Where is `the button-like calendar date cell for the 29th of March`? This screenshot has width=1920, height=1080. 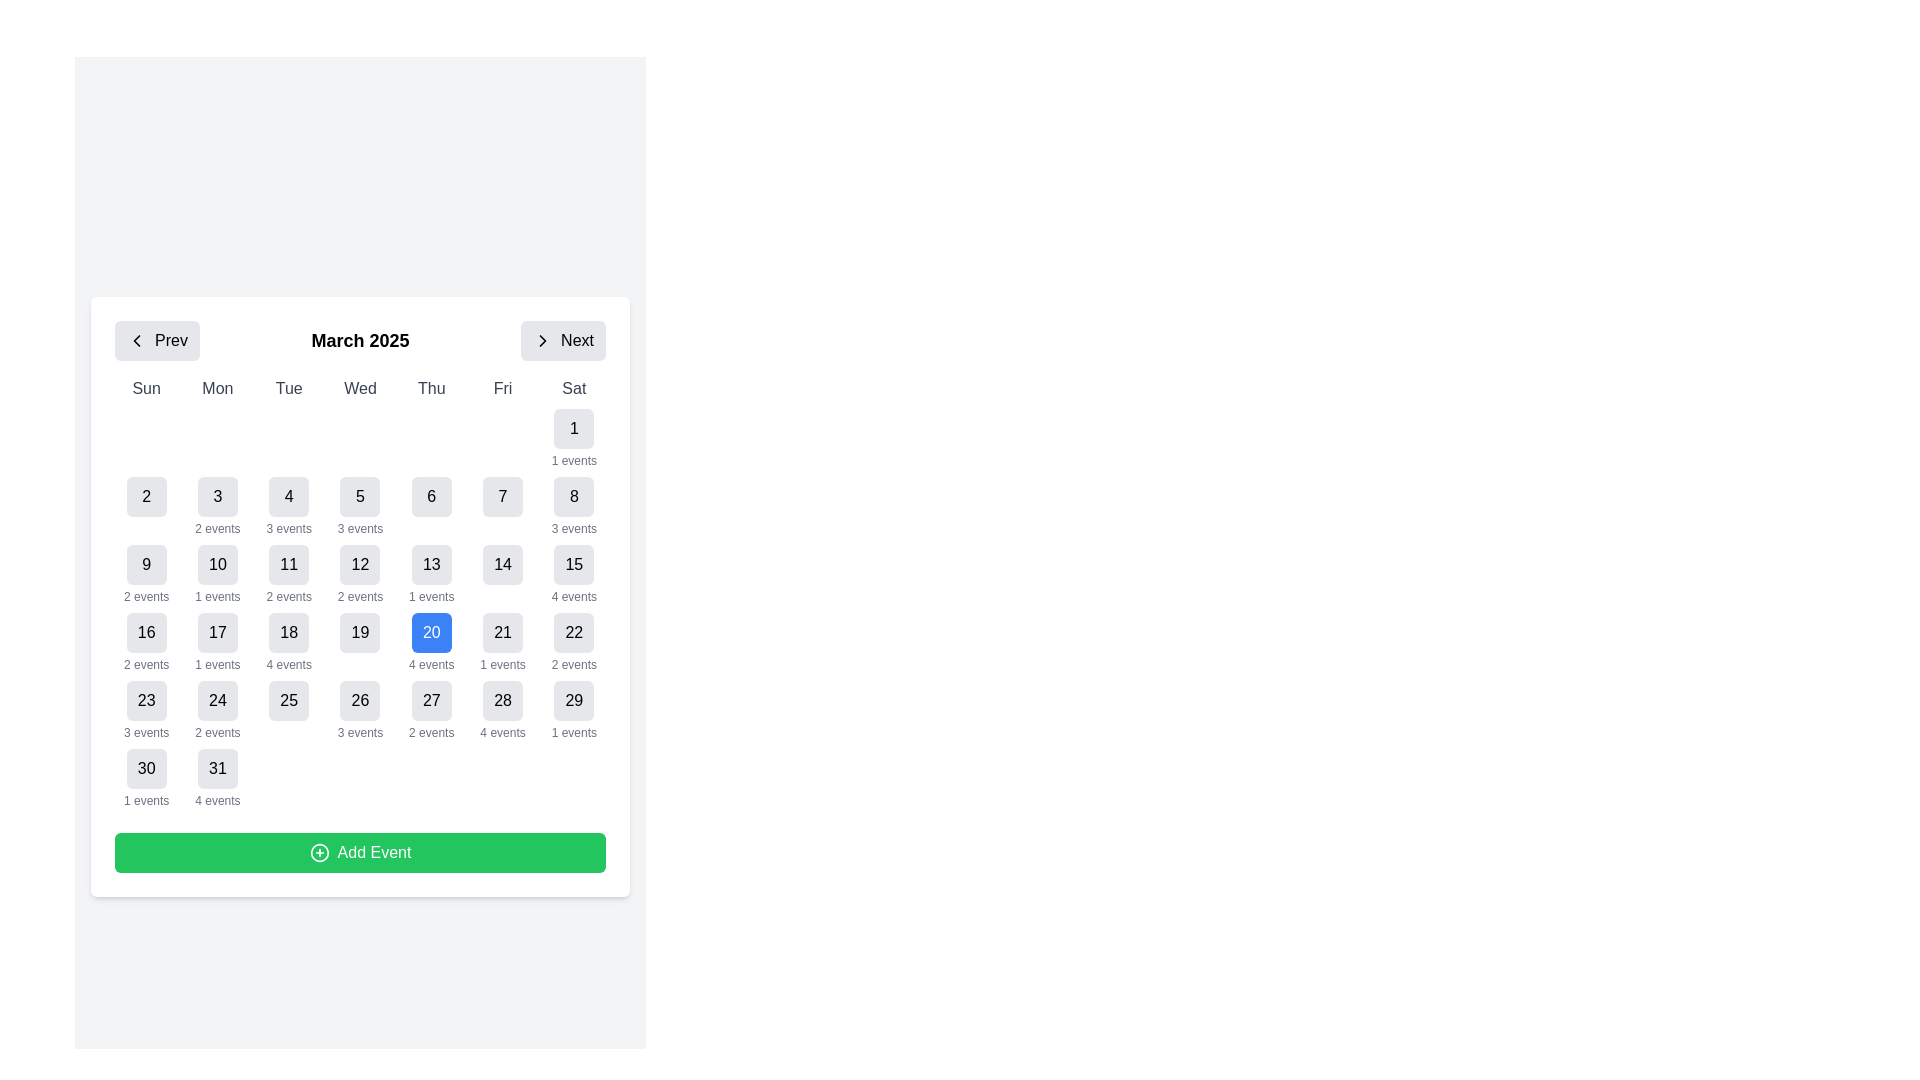
the button-like calendar date cell for the 29th of March is located at coordinates (573, 709).